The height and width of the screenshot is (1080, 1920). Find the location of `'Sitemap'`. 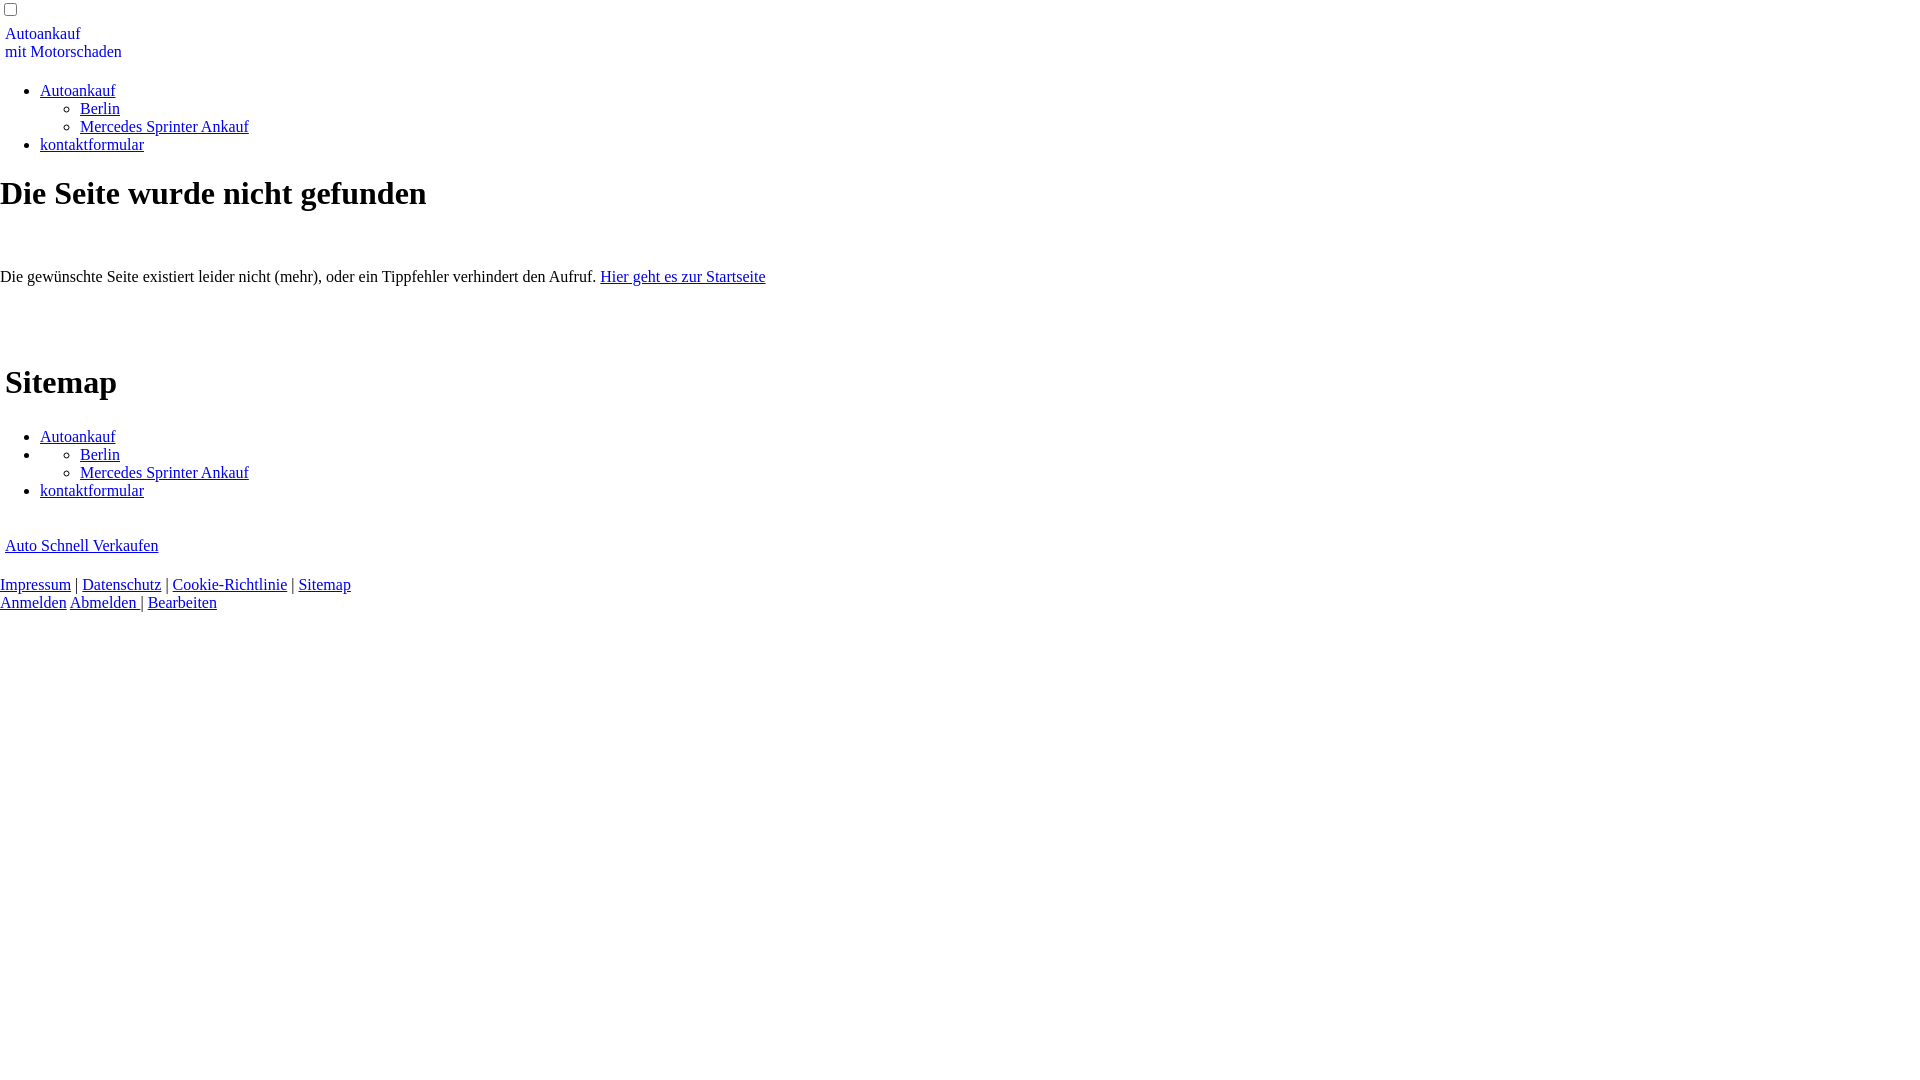

'Sitemap' is located at coordinates (324, 584).